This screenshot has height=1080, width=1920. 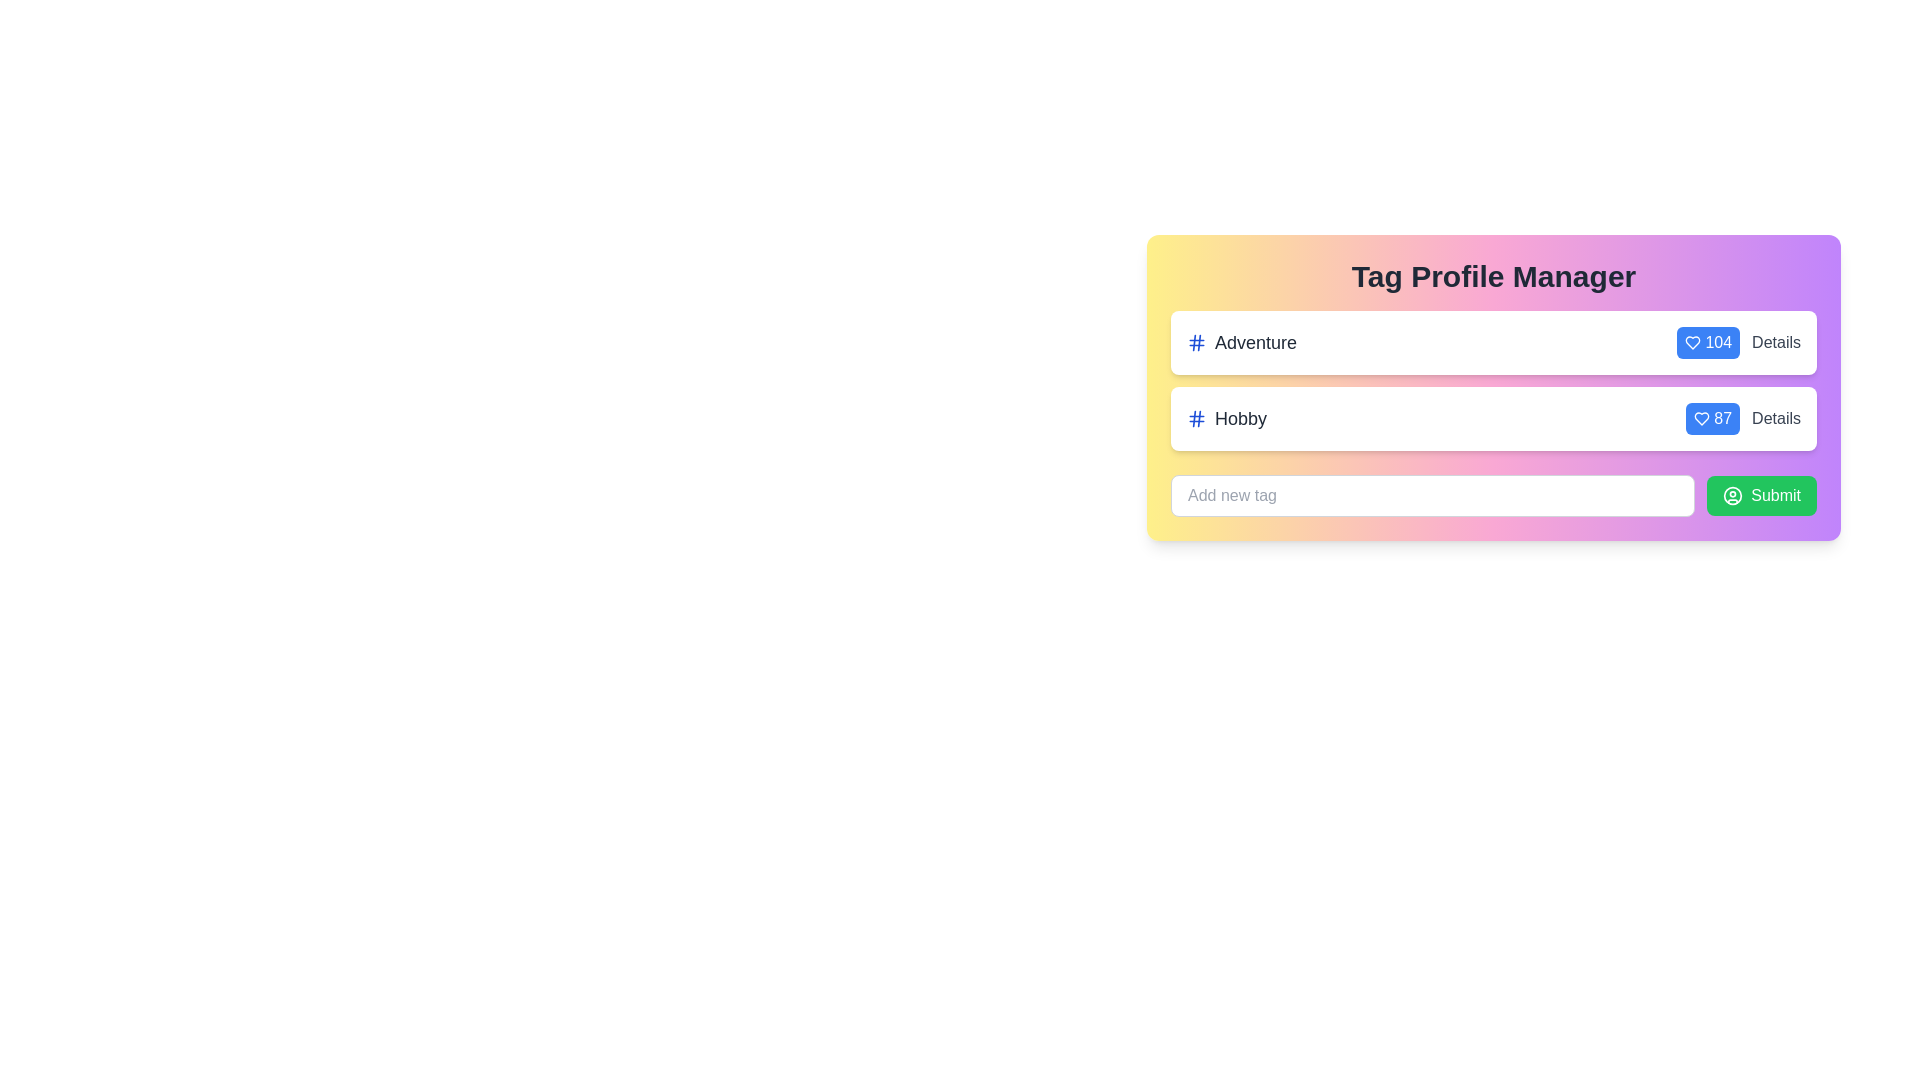 I want to click on the Adventure icon located immediately to the left of the text 'Adventure' in the first list item of a vertical list, so click(x=1196, y=342).